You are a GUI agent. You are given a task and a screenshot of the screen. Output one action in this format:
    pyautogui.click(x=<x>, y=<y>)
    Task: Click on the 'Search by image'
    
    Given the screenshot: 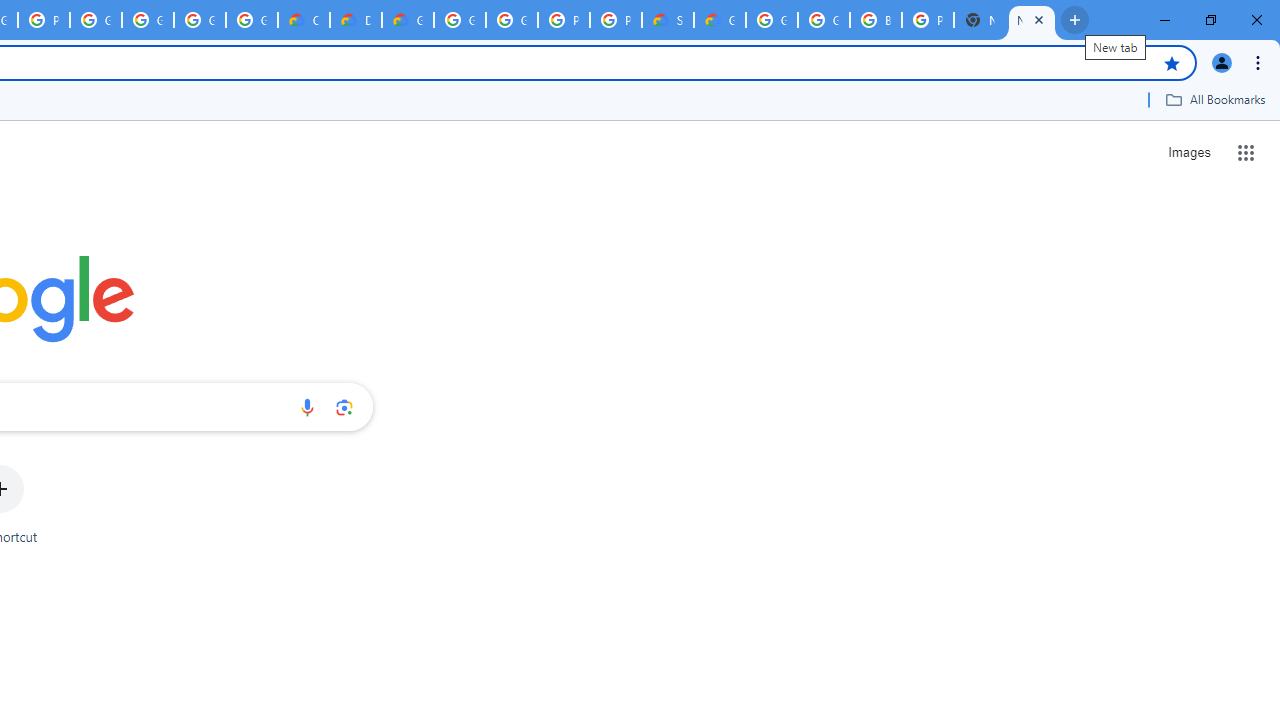 What is the action you would take?
    pyautogui.click(x=344, y=406)
    